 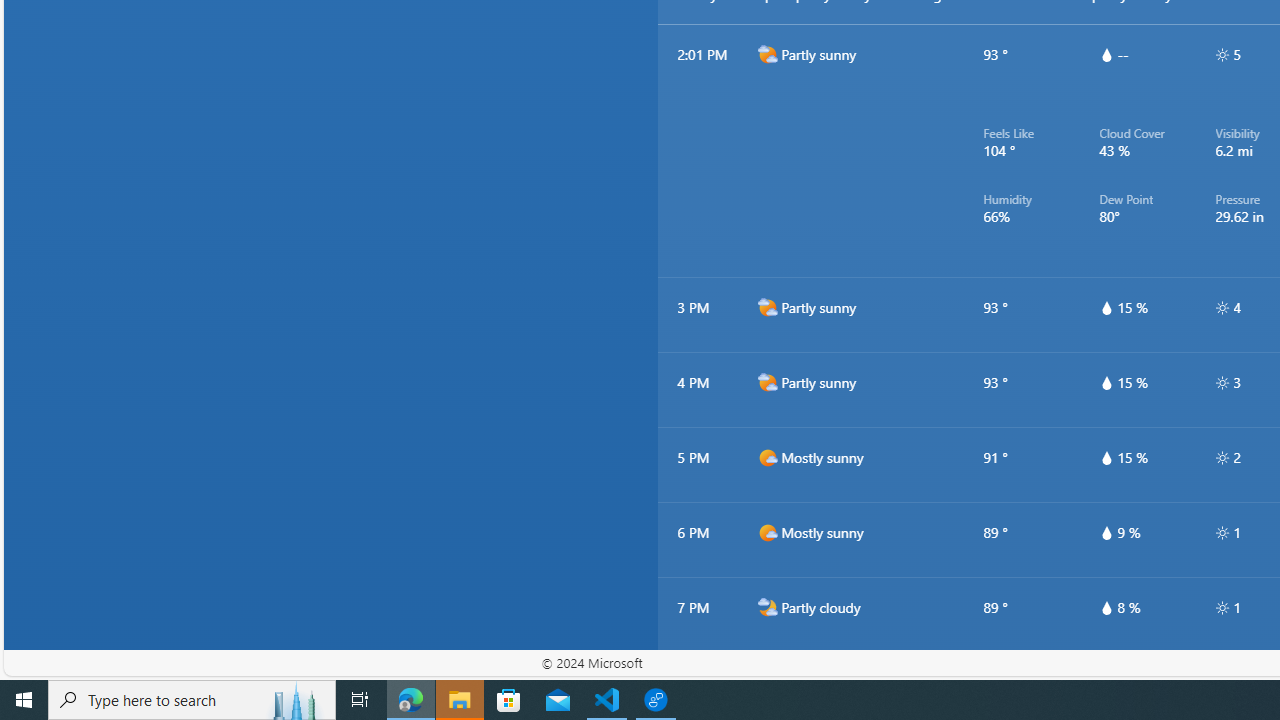 I want to click on 'hourlyTable/drop', so click(x=1105, y=607).